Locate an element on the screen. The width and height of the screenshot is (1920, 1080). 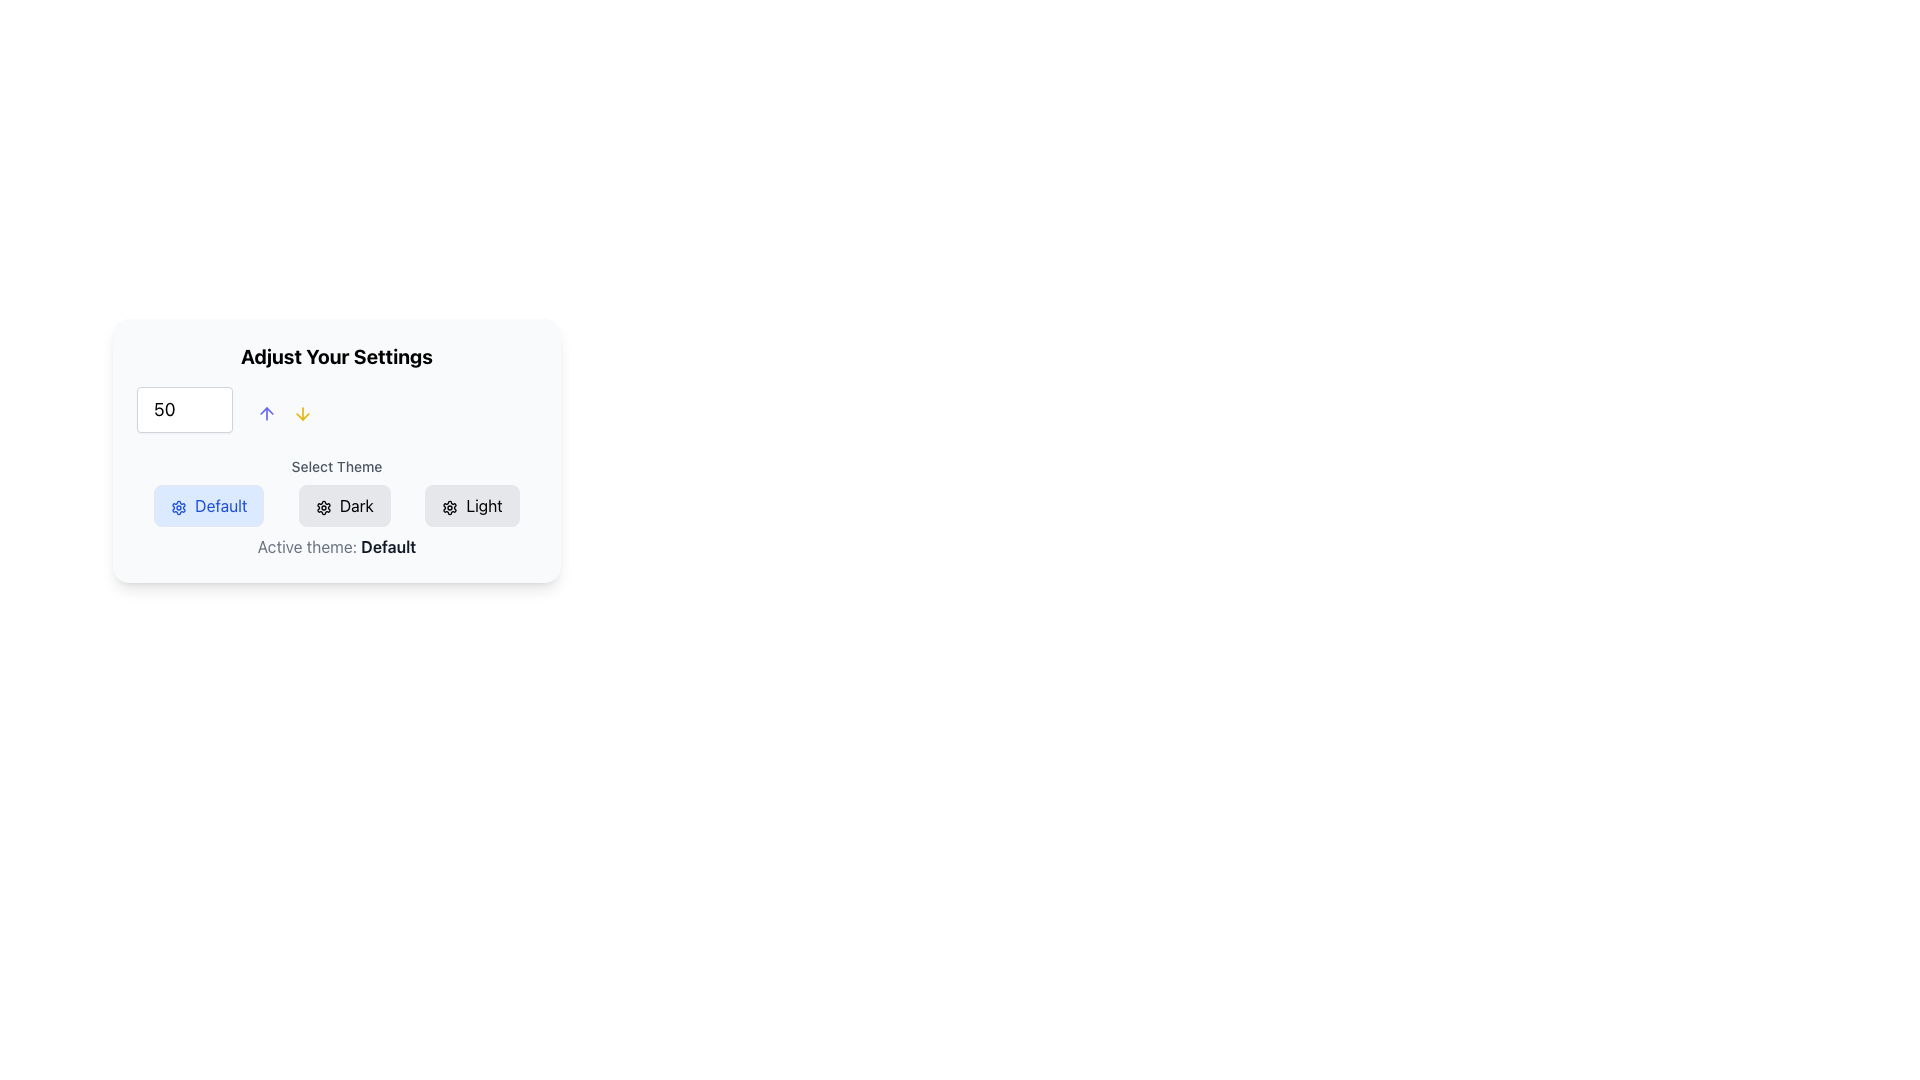
the middle button labeled 'Dark' with a gear icon is located at coordinates (336, 504).